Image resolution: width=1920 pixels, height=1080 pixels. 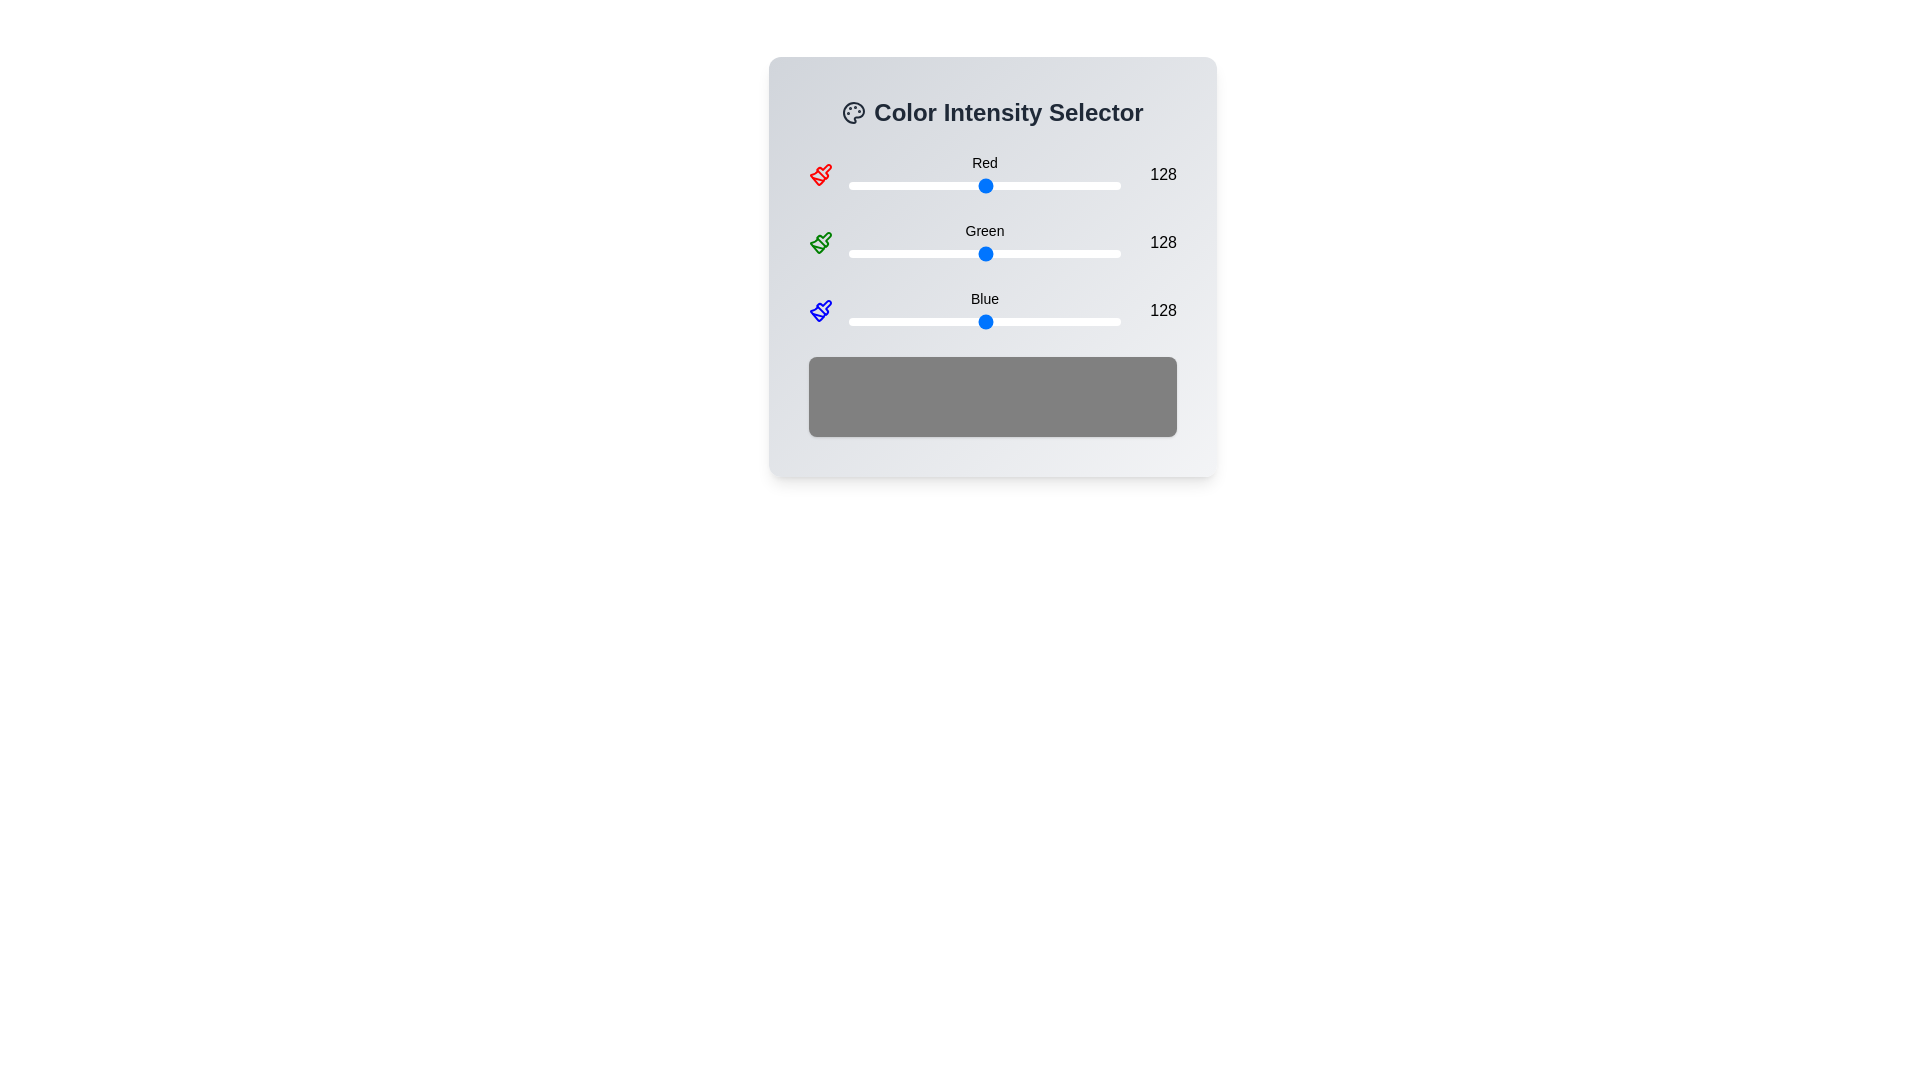 What do you see at coordinates (936, 253) in the screenshot?
I see `the green color intensity` at bounding box center [936, 253].